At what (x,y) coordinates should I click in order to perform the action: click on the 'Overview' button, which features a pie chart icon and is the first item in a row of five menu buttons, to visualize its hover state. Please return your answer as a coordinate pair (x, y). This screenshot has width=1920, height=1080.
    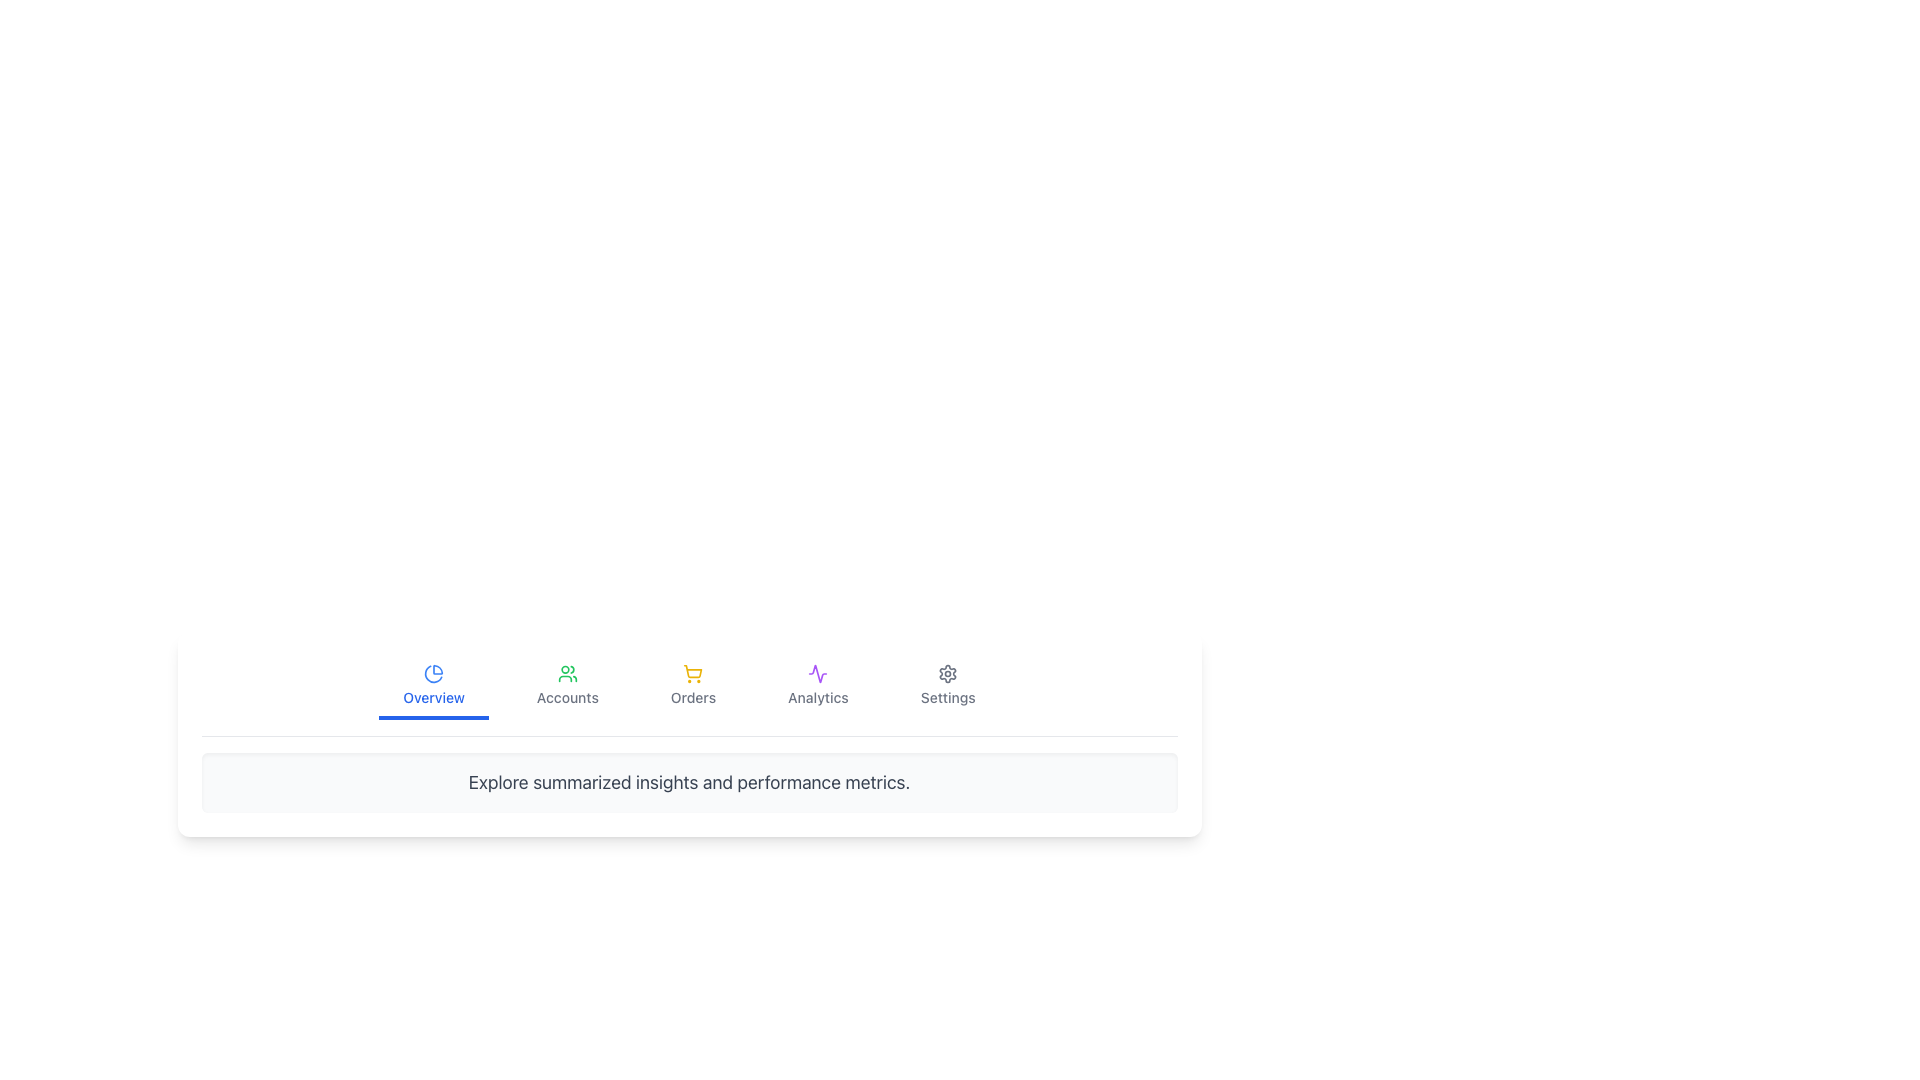
    Looking at the image, I should click on (433, 686).